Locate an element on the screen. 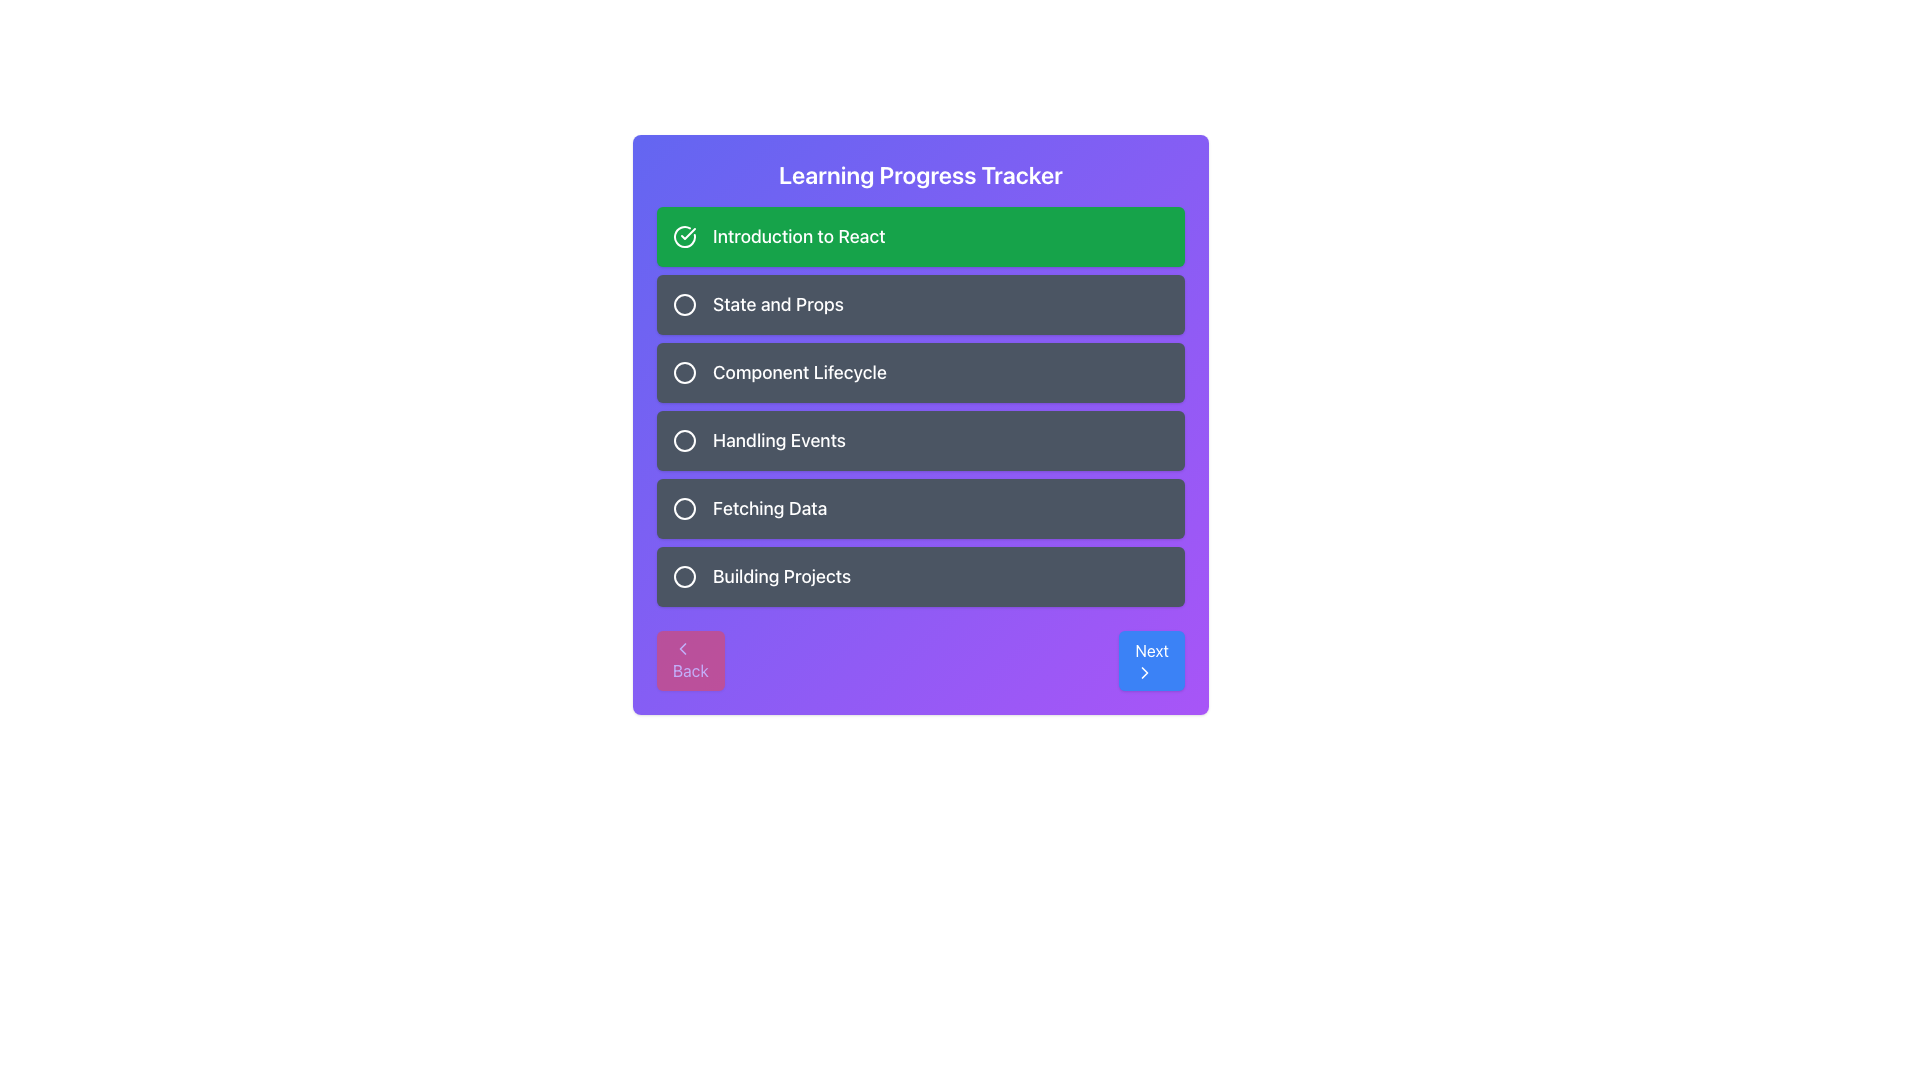 This screenshot has width=1920, height=1080. the outlined circle SVG element located on the left side of the 'State and Props' list item in the learning progress tracker is located at coordinates (685, 304).